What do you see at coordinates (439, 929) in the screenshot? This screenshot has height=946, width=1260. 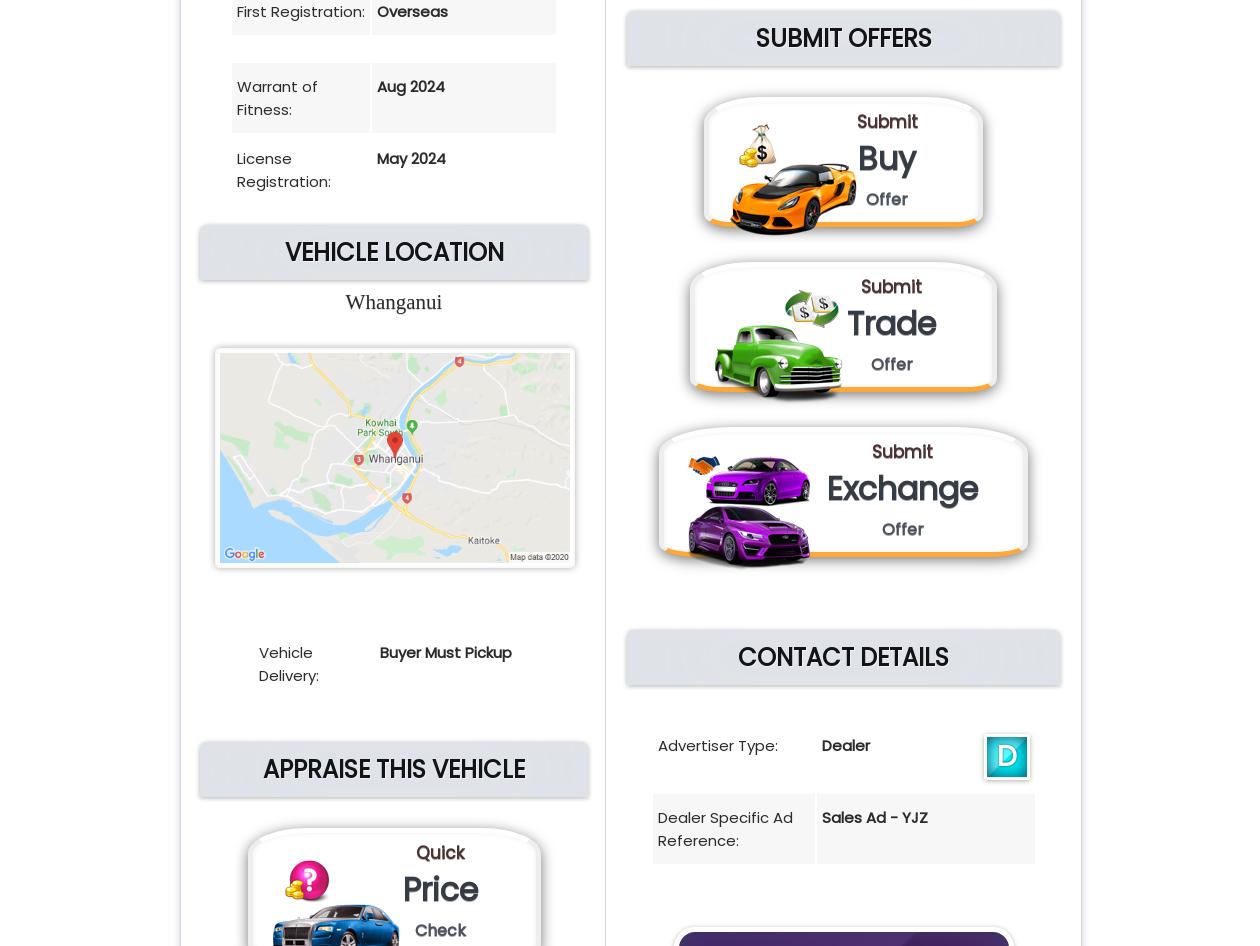 I see `'Check'` at bounding box center [439, 929].